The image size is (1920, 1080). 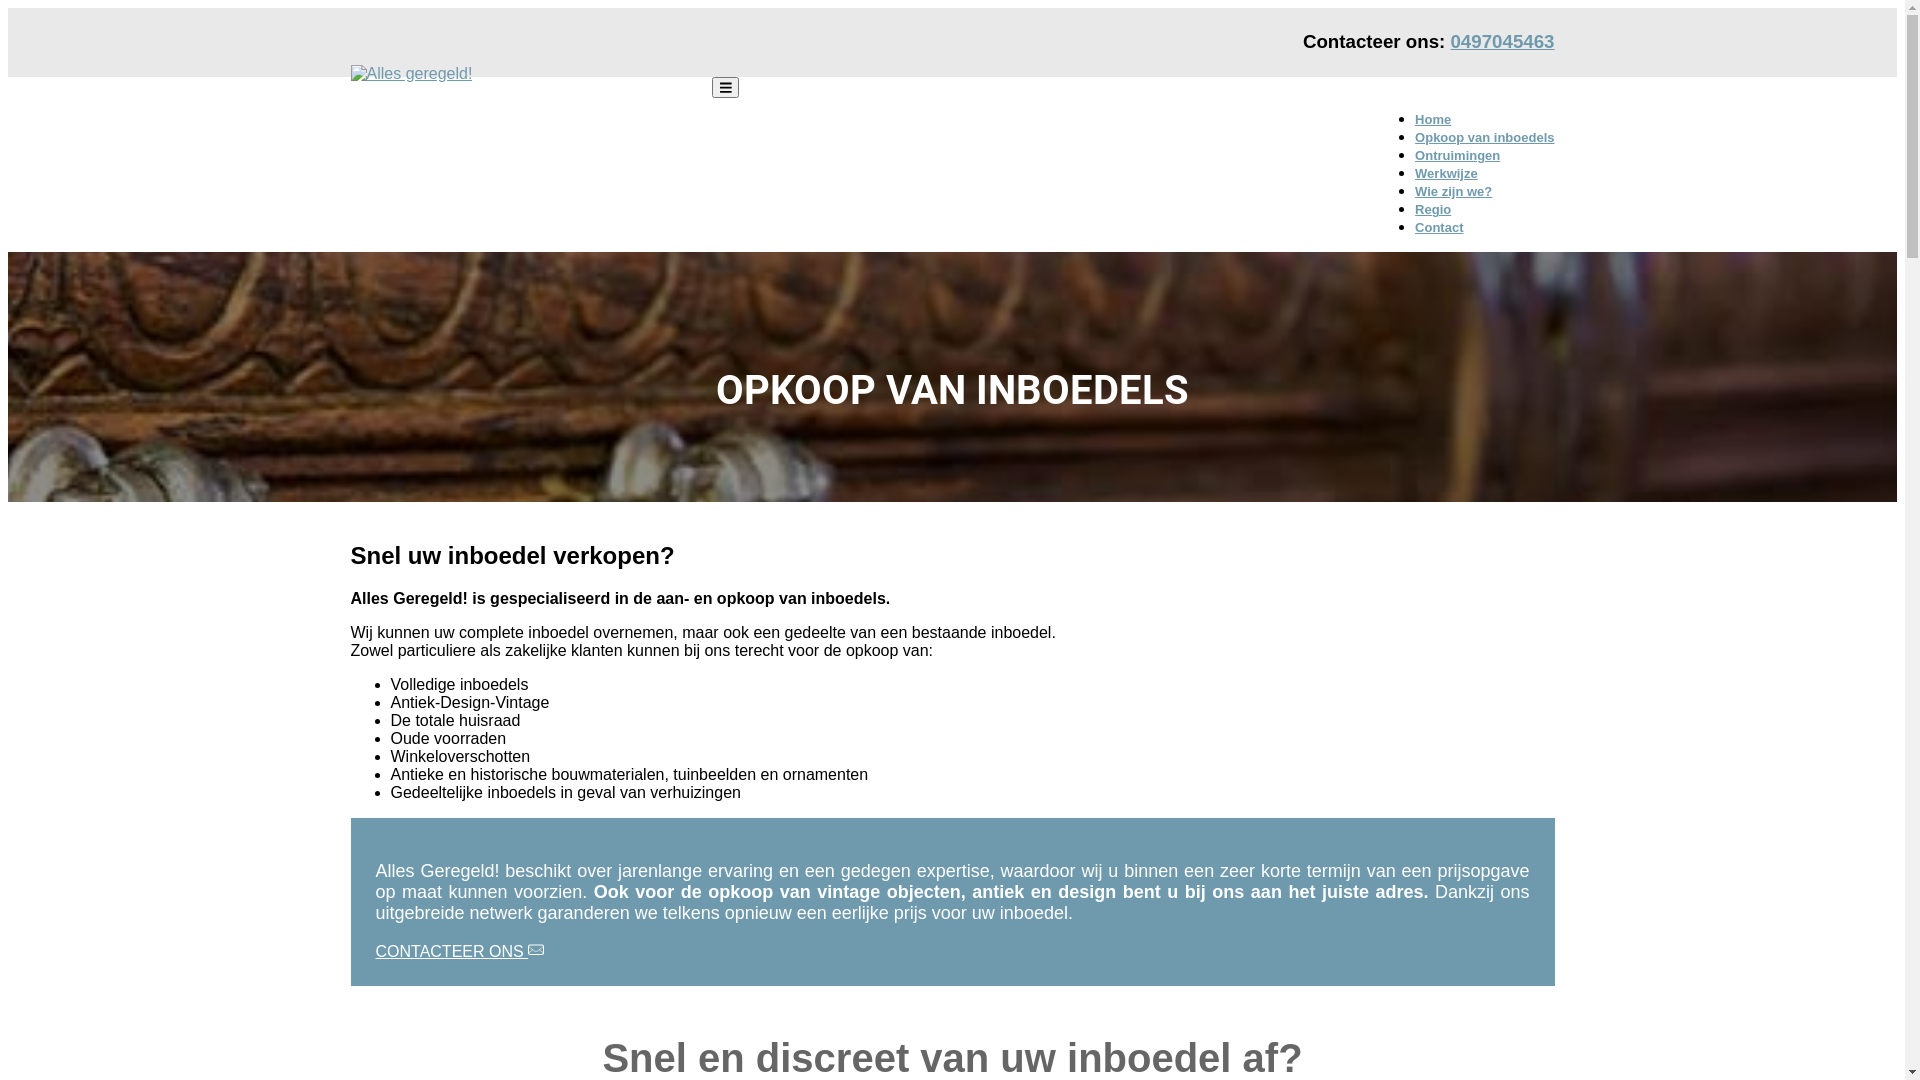 What do you see at coordinates (1502, 41) in the screenshot?
I see `'0497045463'` at bounding box center [1502, 41].